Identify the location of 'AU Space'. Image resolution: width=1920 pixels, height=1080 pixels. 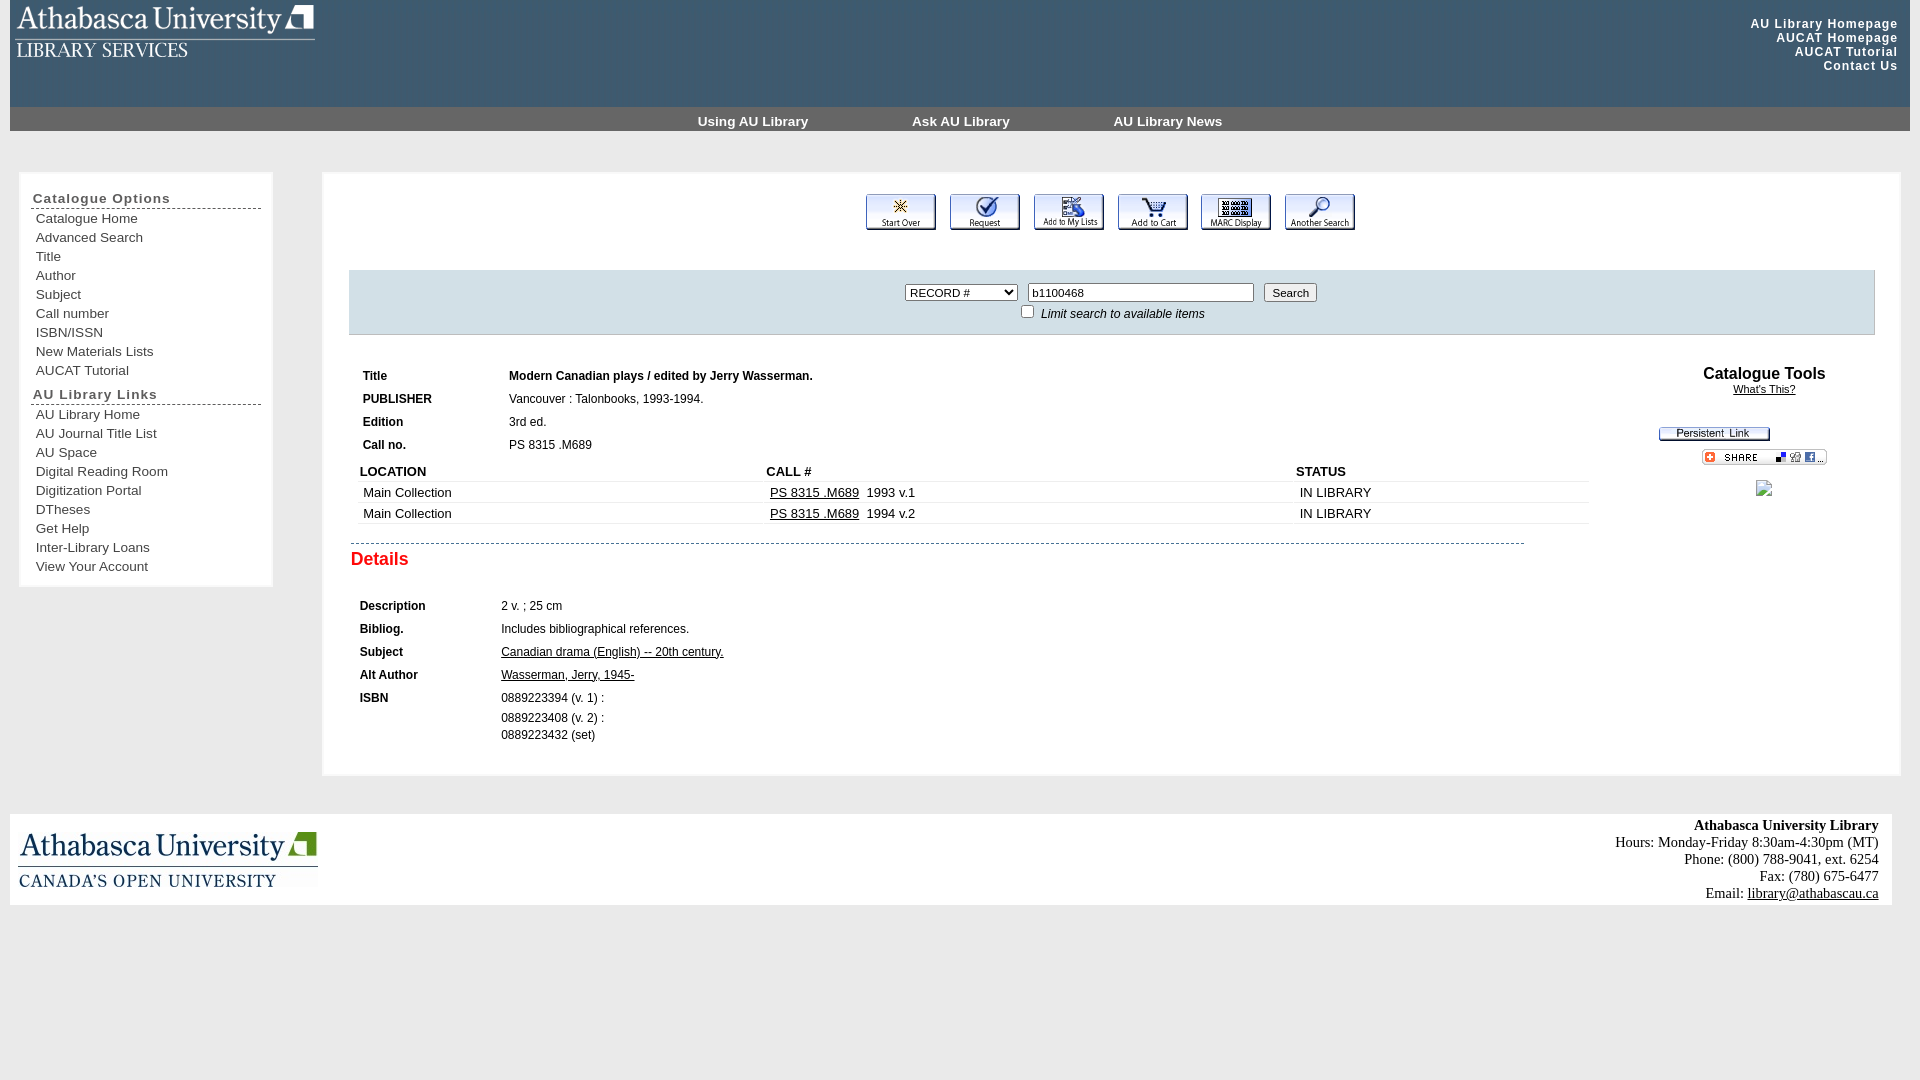
(146, 452).